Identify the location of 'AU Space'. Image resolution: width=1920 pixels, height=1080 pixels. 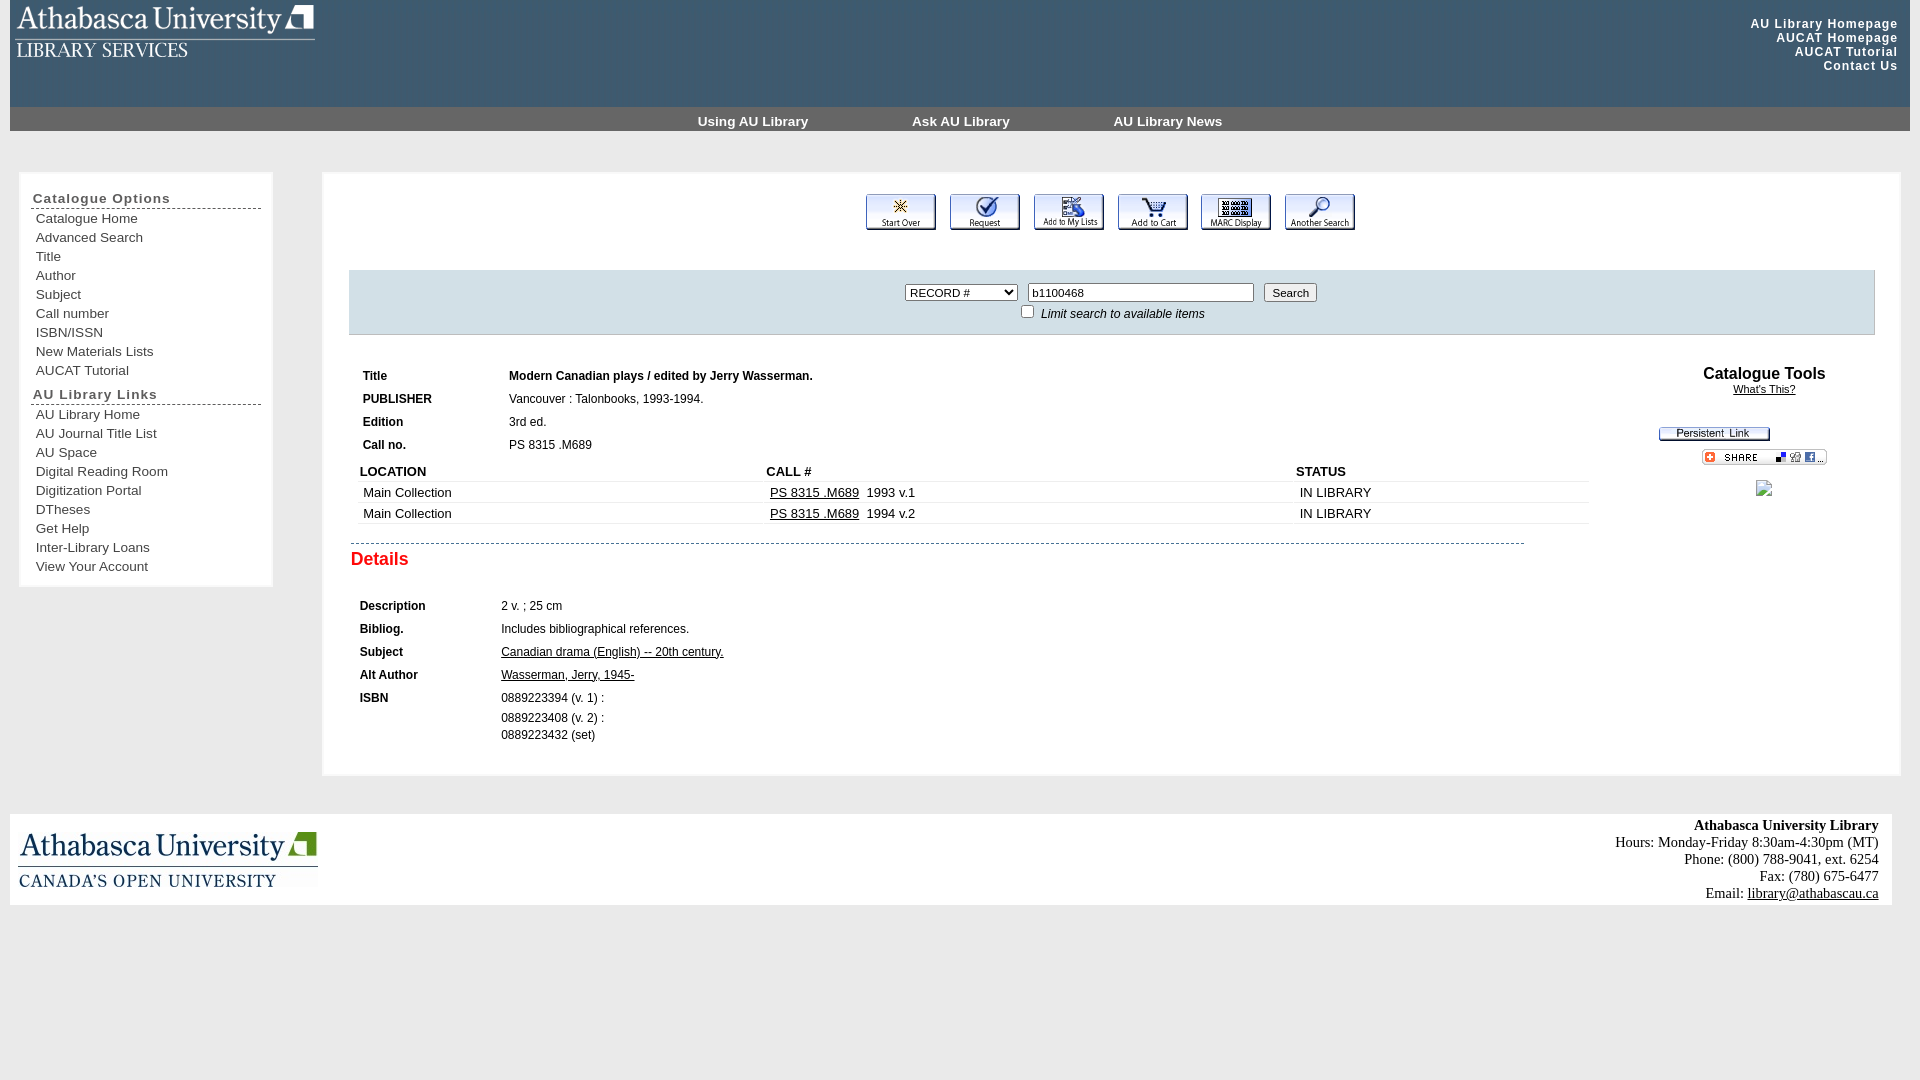
(146, 452).